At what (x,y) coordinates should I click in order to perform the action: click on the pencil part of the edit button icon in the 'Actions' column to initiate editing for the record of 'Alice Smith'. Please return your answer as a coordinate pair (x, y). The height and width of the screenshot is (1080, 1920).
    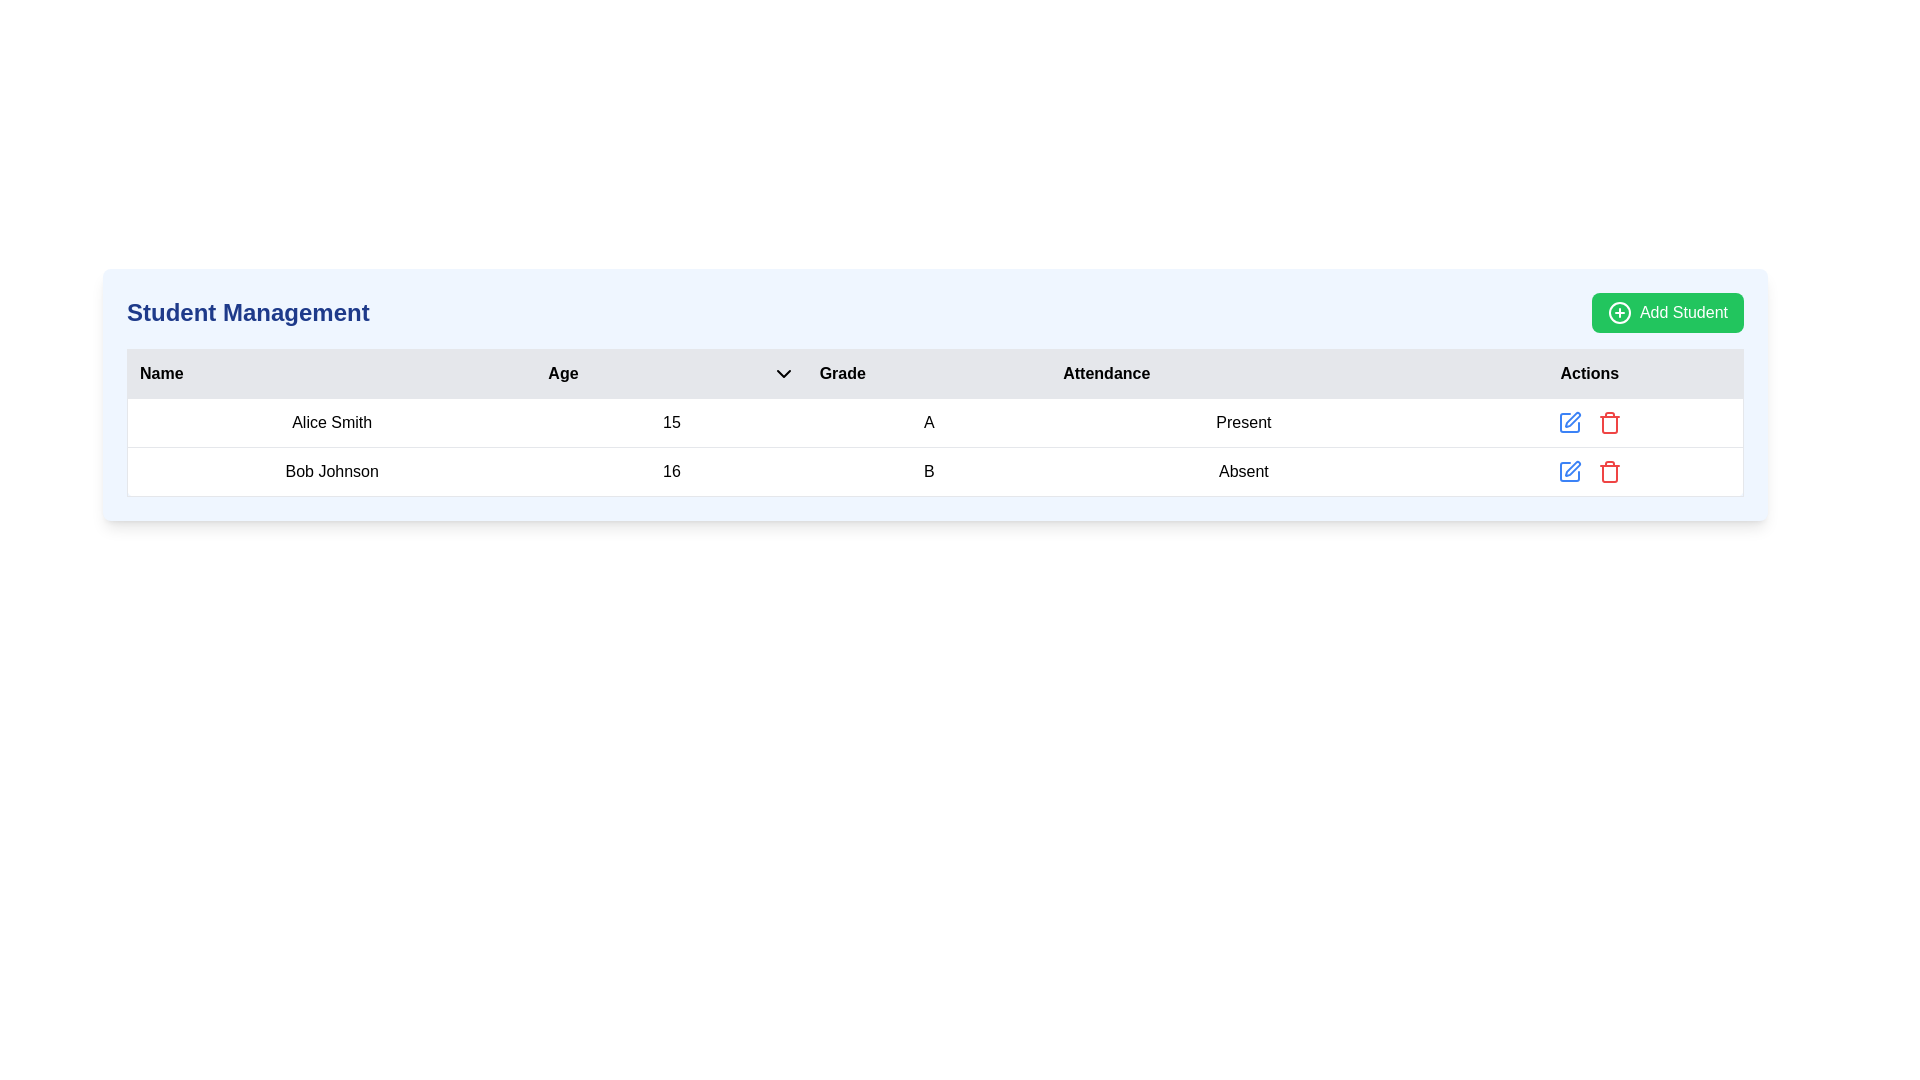
    Looking at the image, I should click on (1570, 419).